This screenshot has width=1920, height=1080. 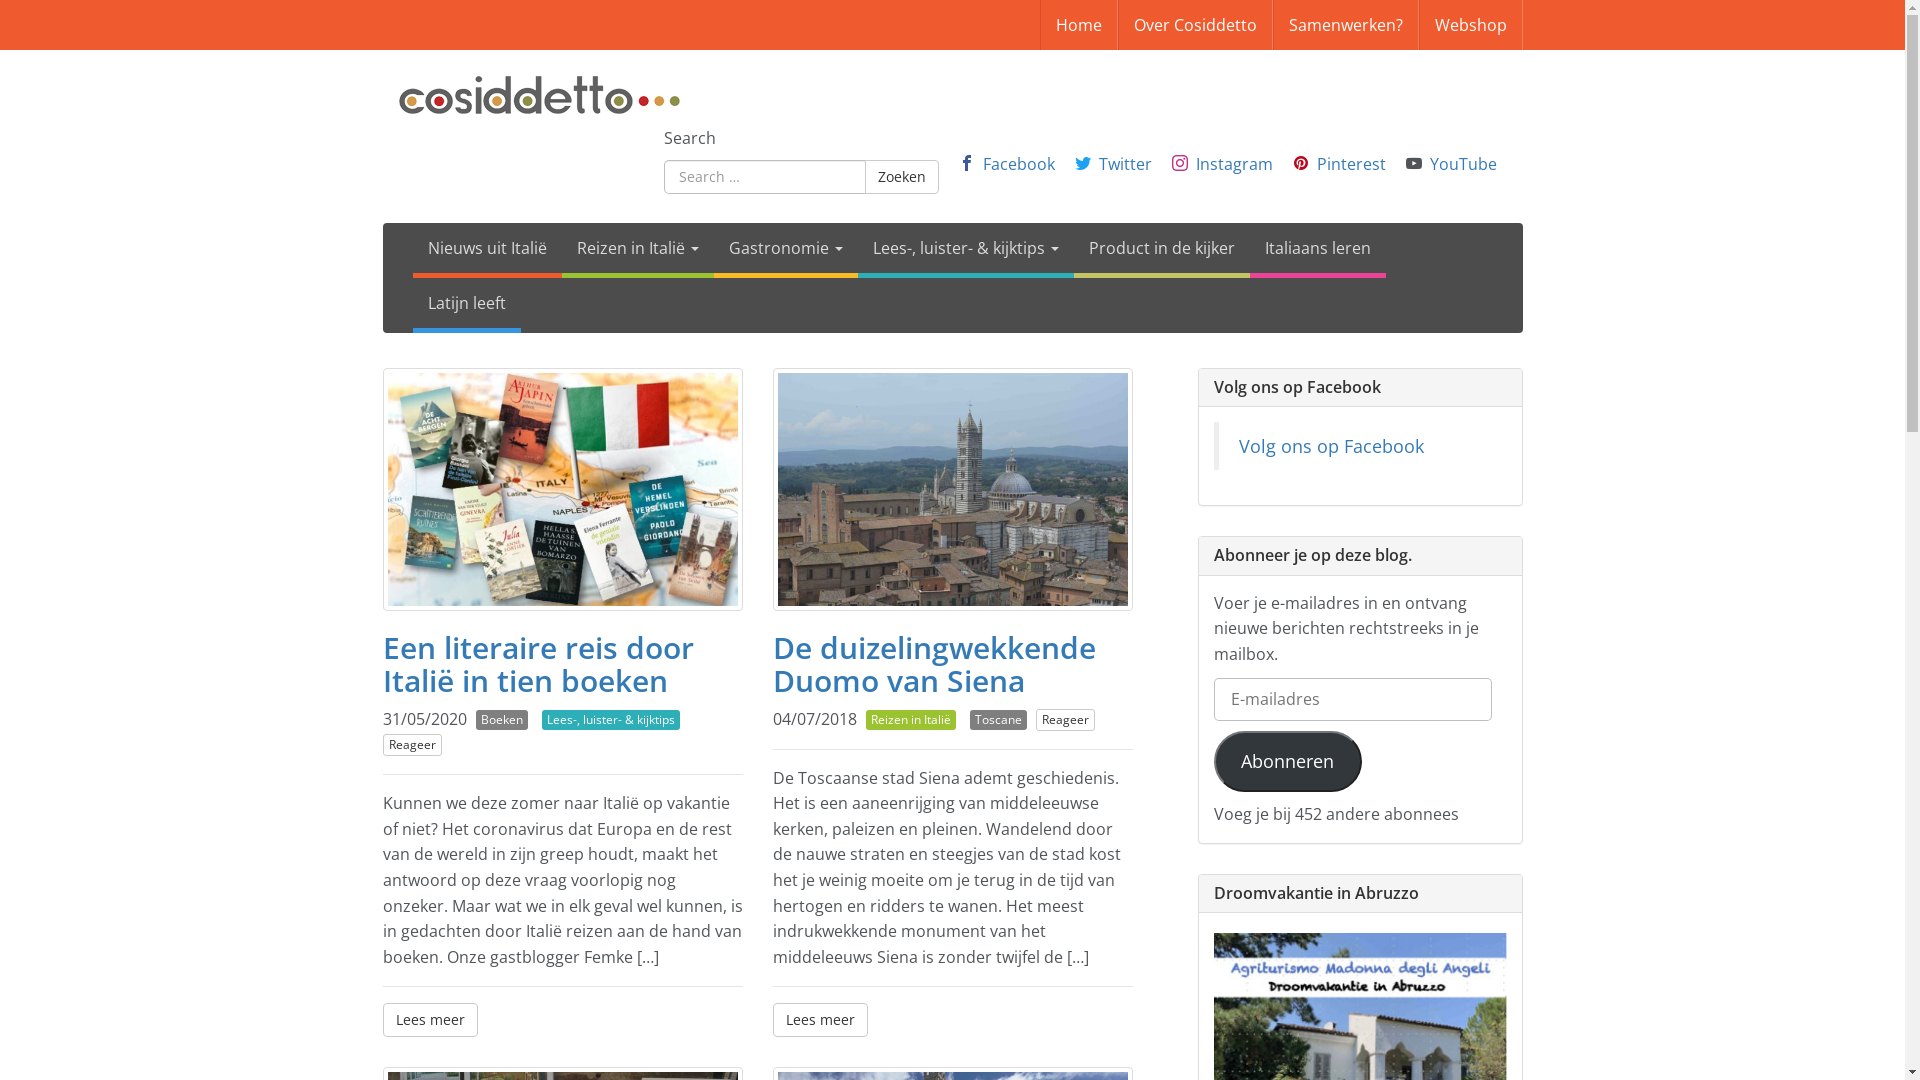 I want to click on 'Zoeken naar:', so click(x=663, y=176).